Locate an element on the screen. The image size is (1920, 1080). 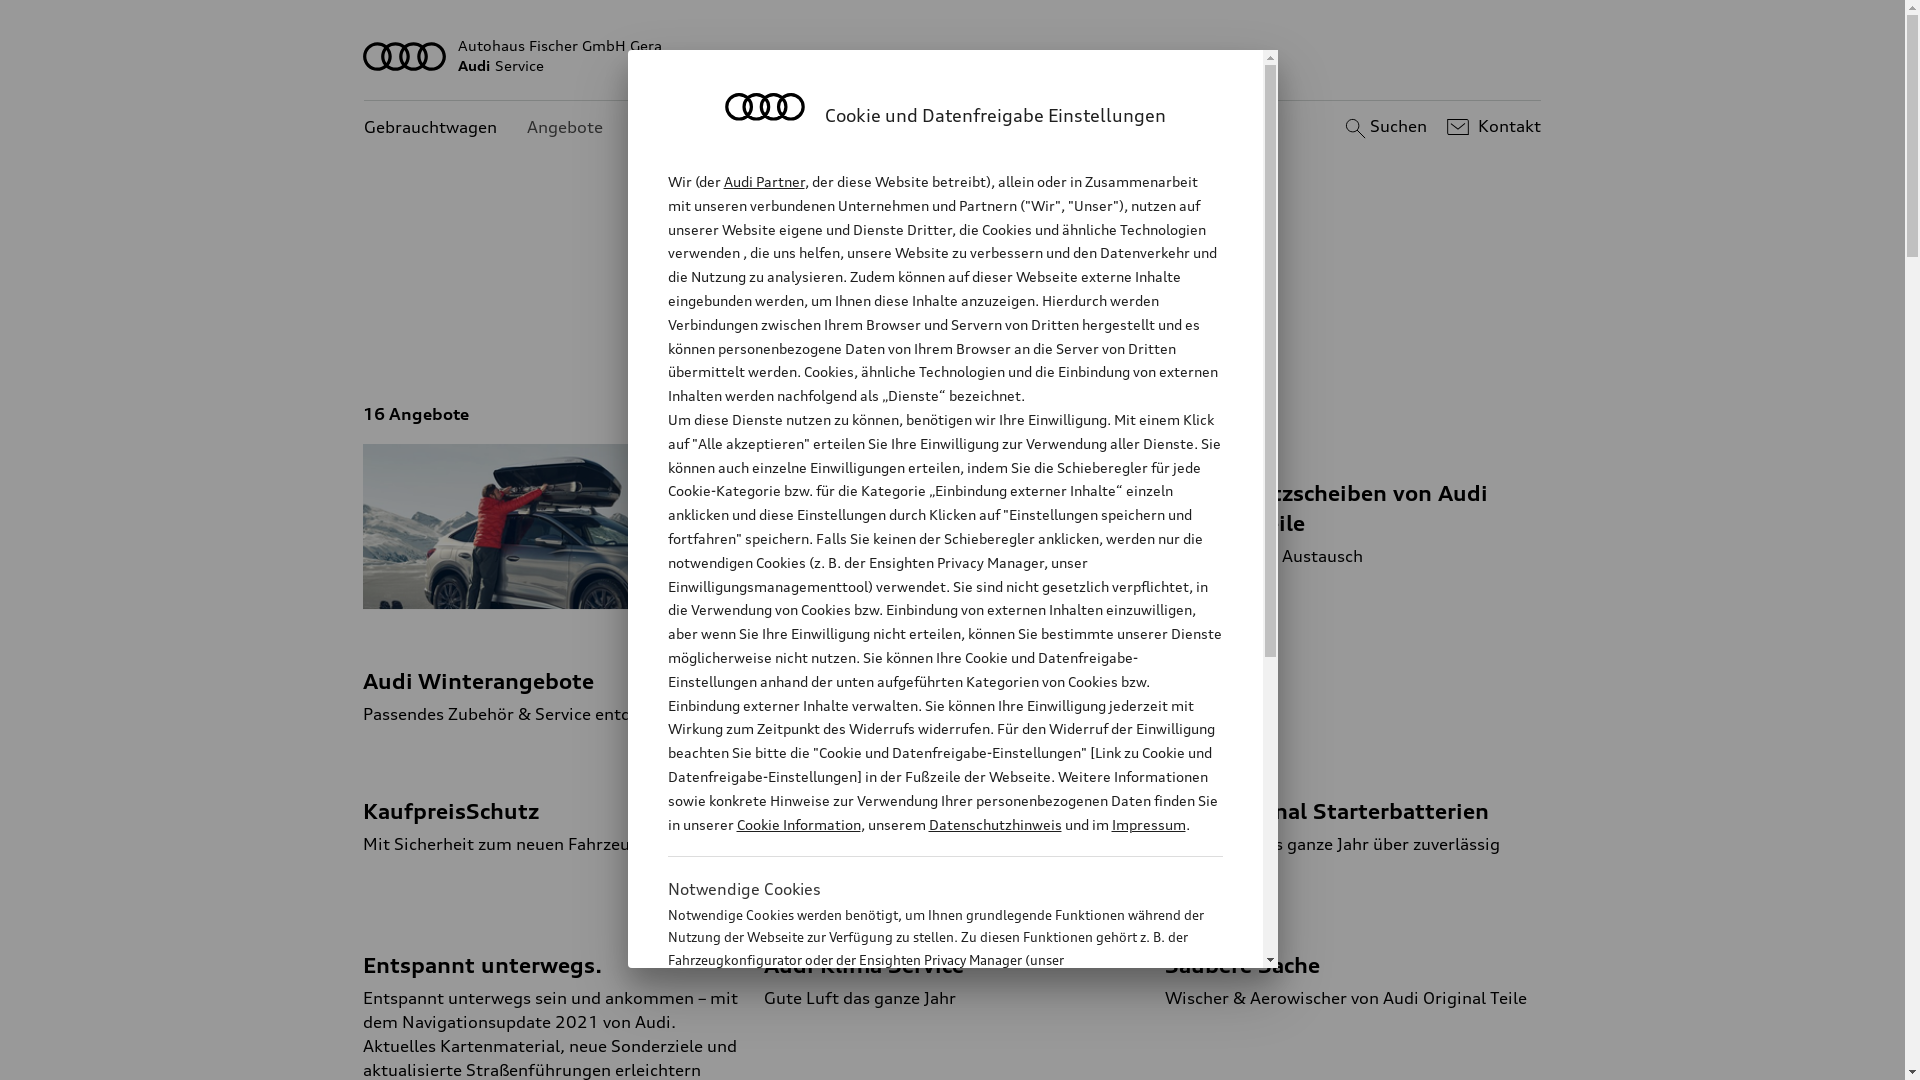
'Suchen' is located at coordinates (1339, 127).